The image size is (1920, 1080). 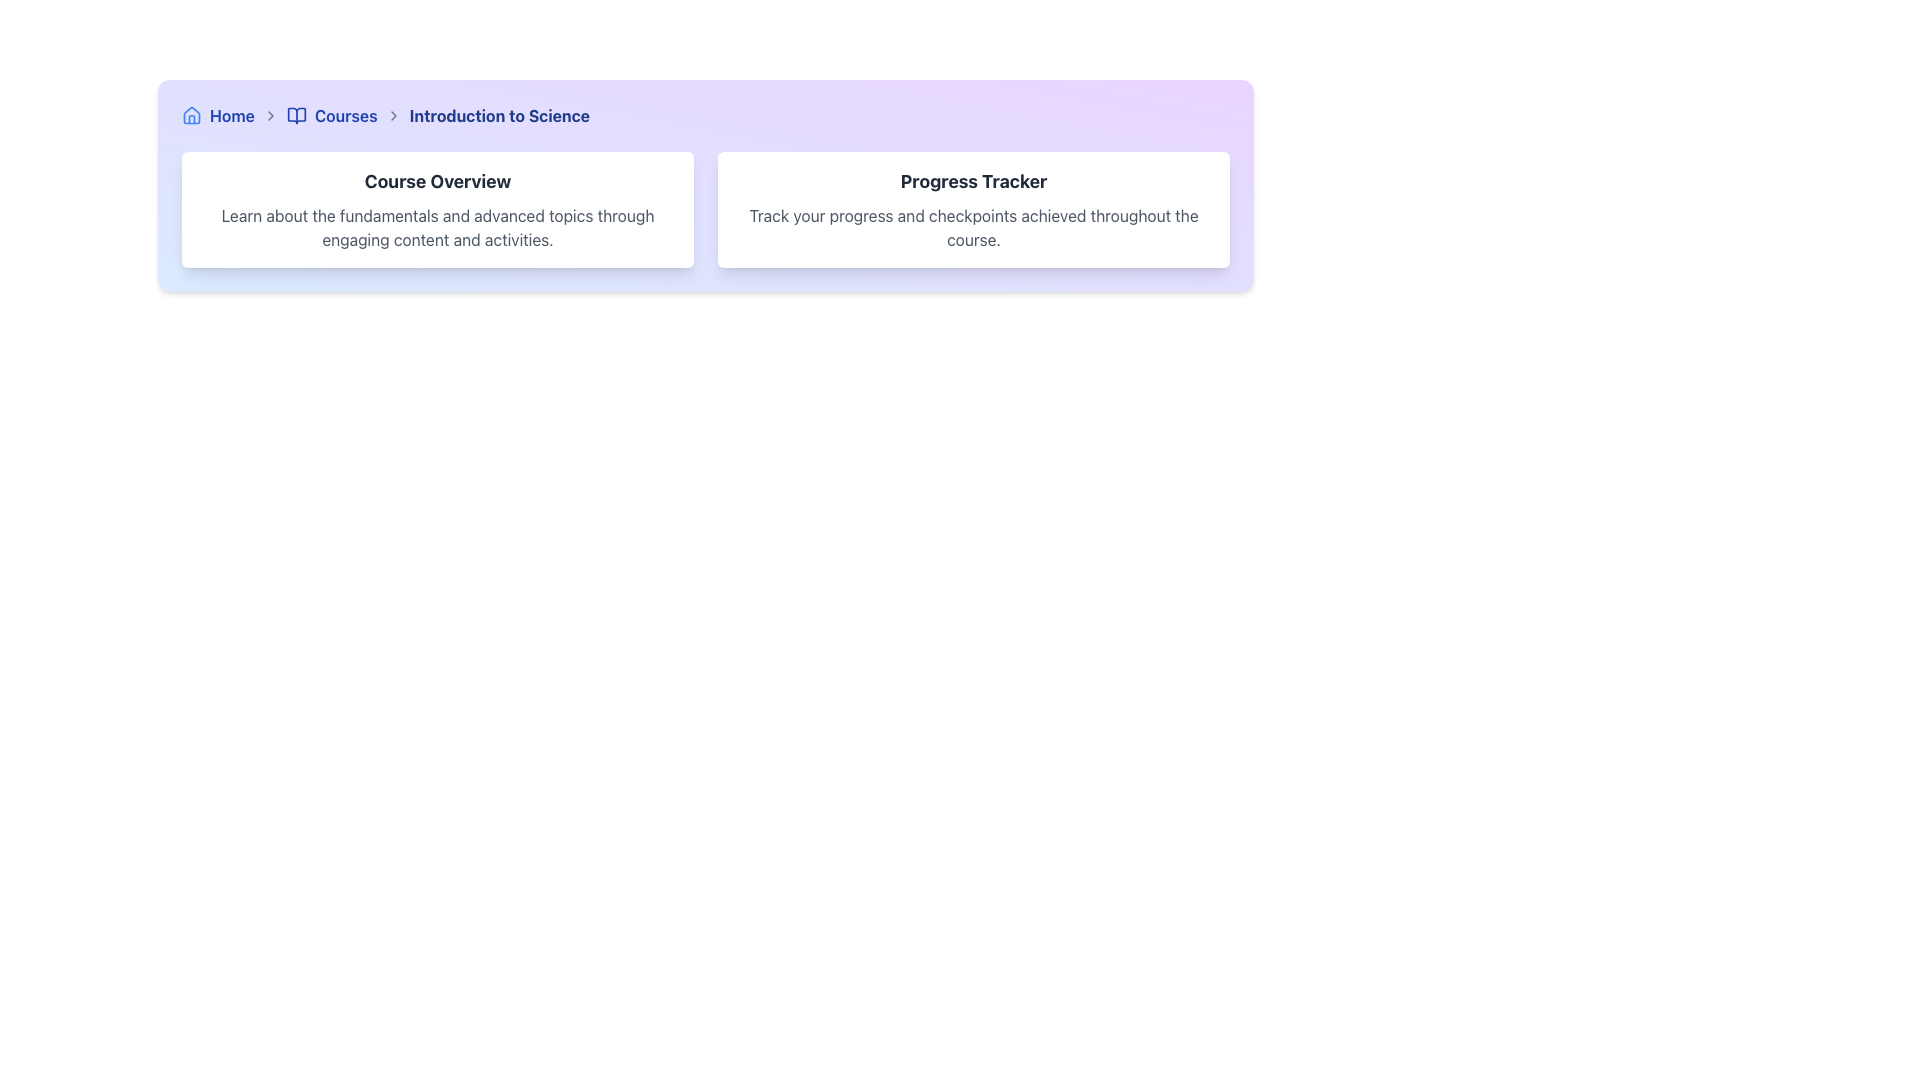 I want to click on the third chevron icon in the breadcrumb navigation bar, which separates the 'Courses' link from the 'Introduction to Science' text, so click(x=393, y=115).